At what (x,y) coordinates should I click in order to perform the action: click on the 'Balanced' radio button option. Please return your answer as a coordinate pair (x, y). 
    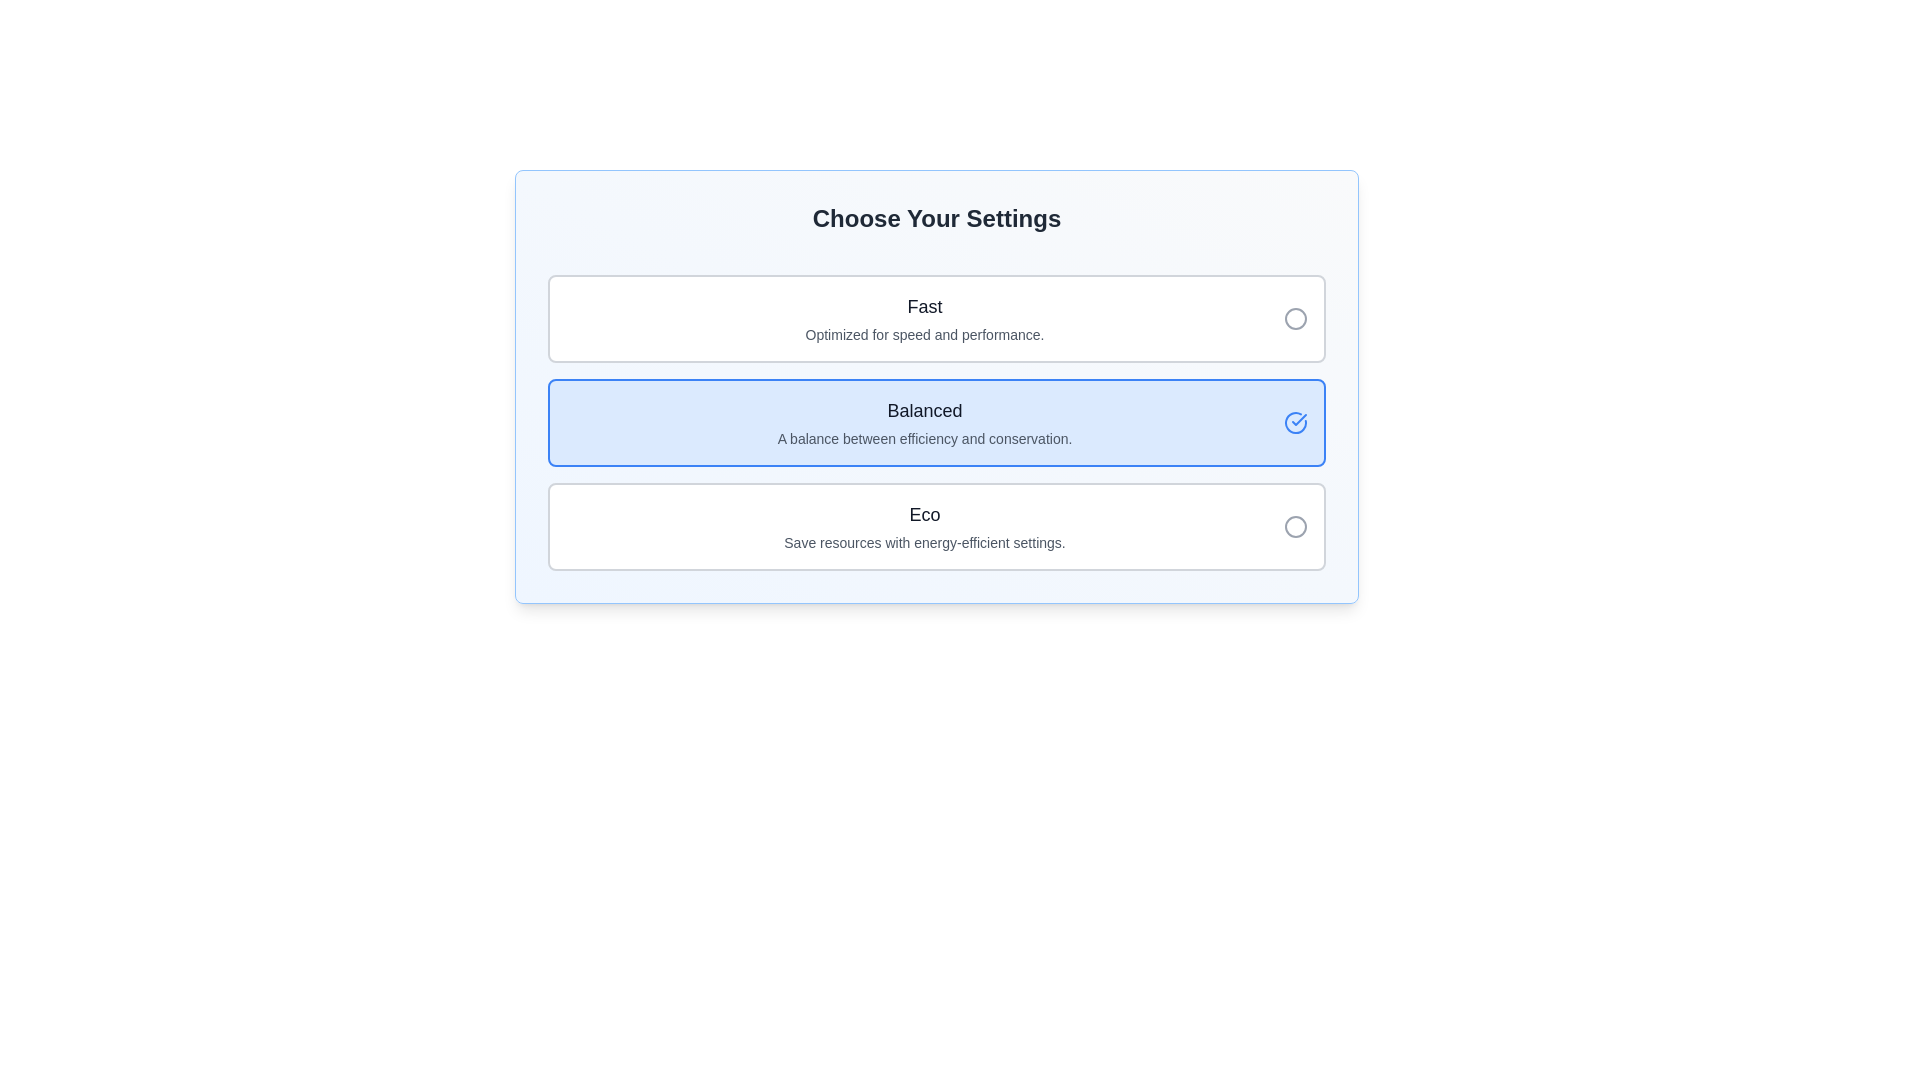
    Looking at the image, I should click on (935, 422).